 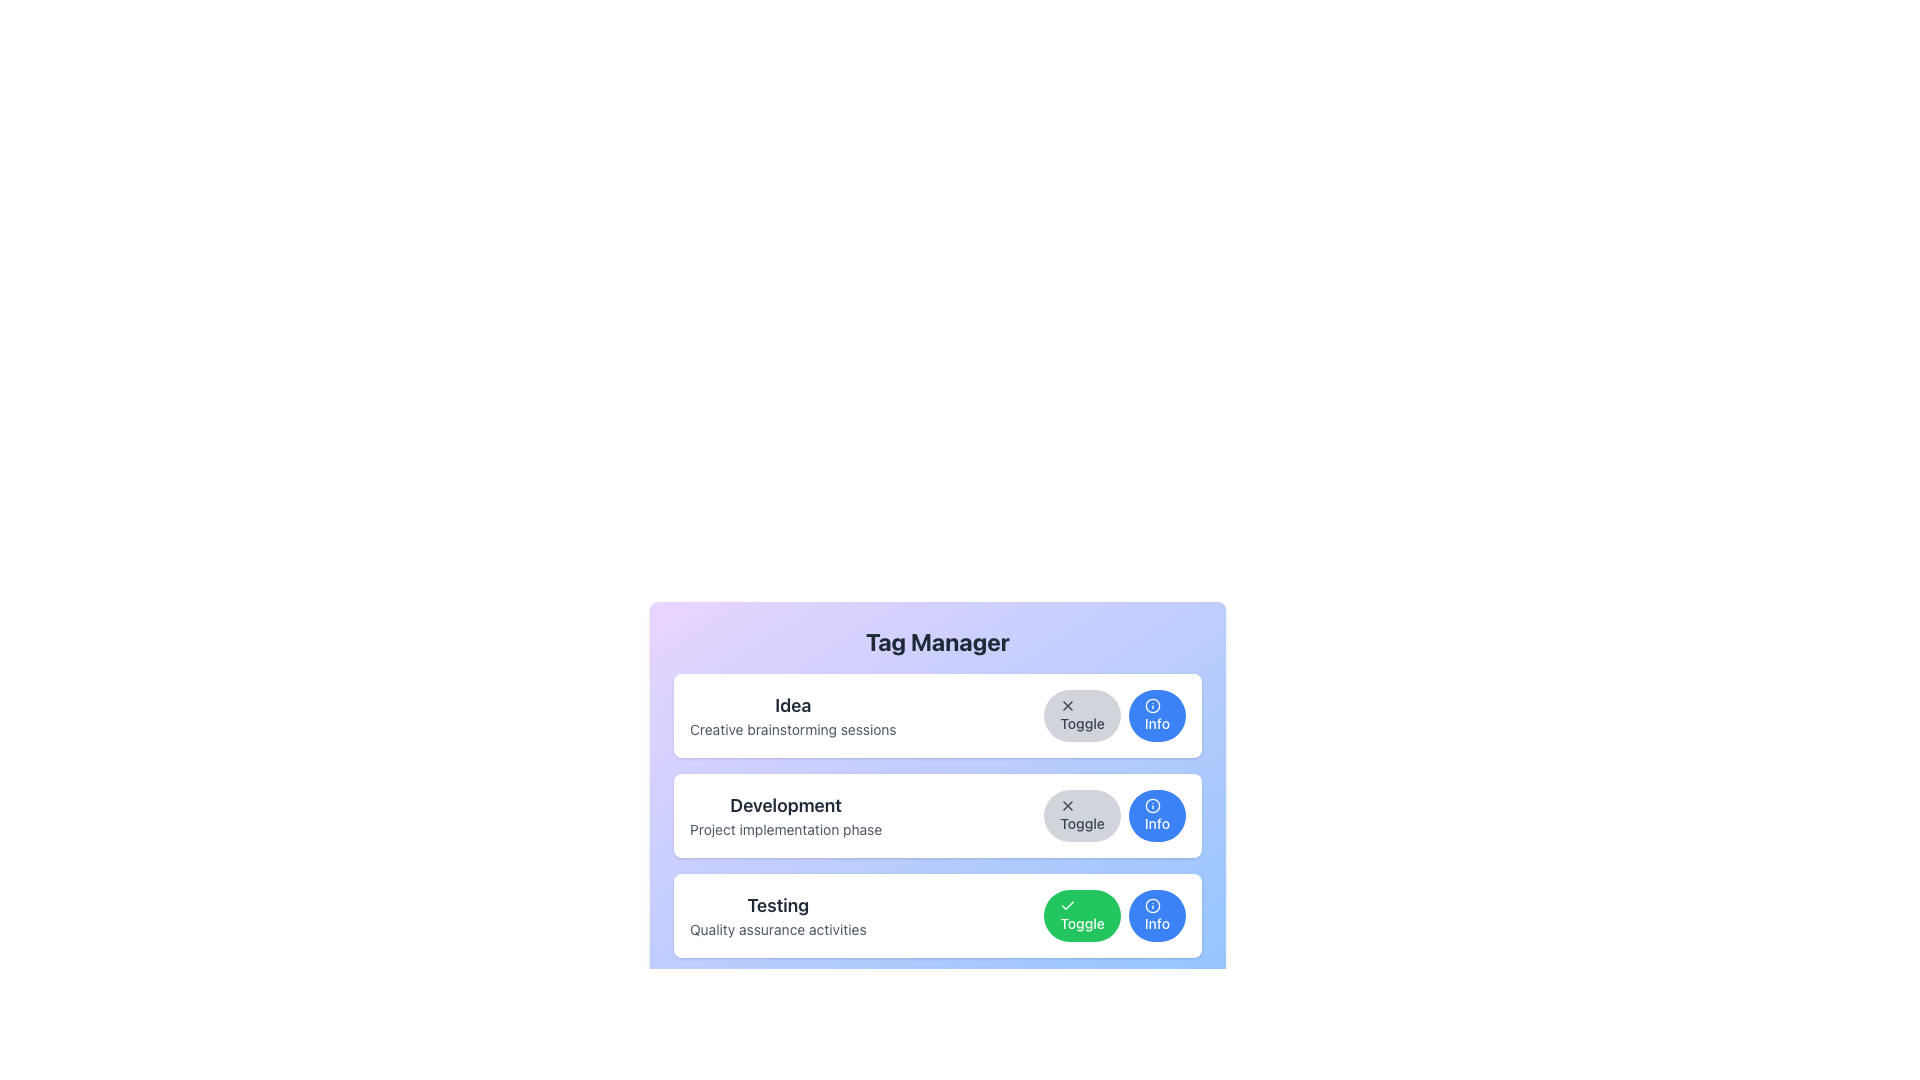 What do you see at coordinates (1113, 915) in the screenshot?
I see `the green 'Toggle' button in the 'Testing' section of the 'Tag Manager' interface` at bounding box center [1113, 915].